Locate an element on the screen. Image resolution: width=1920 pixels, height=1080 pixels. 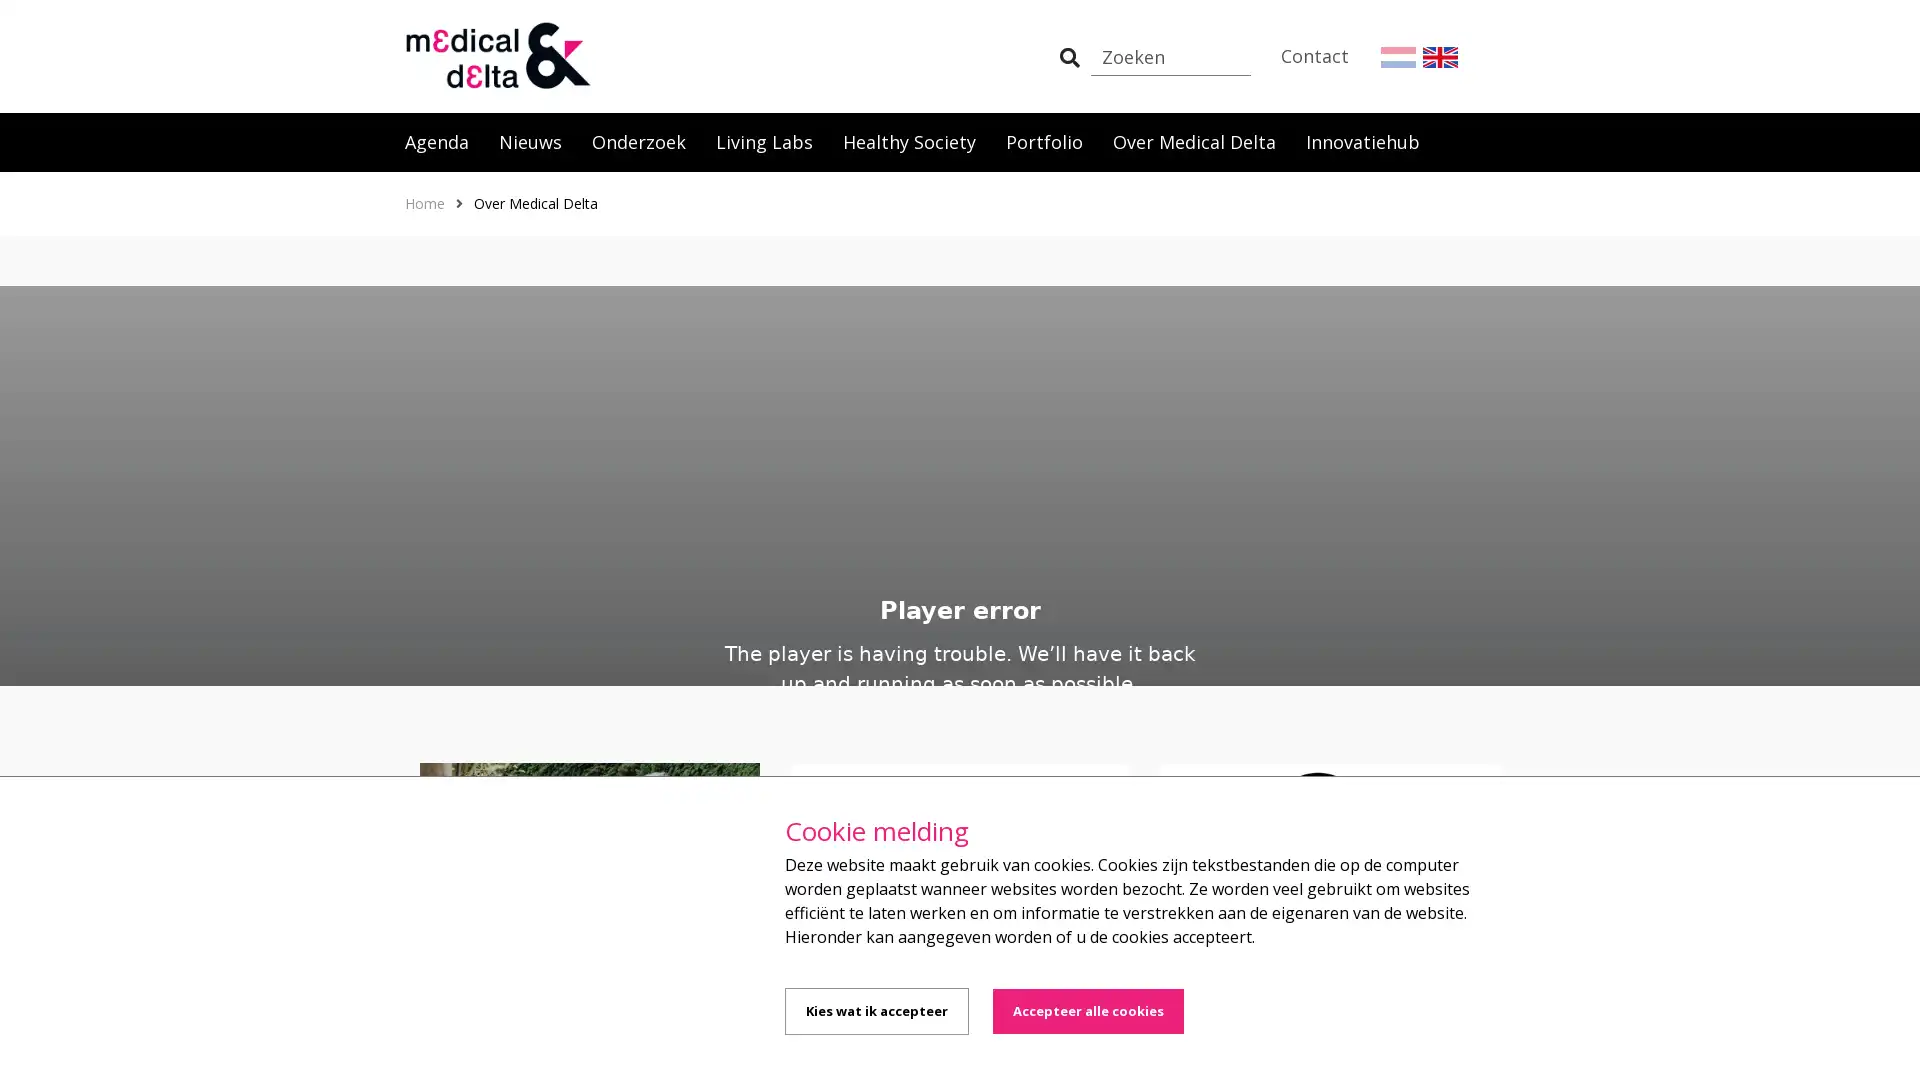
Accepteer alle cookies is located at coordinates (1087, 1011).